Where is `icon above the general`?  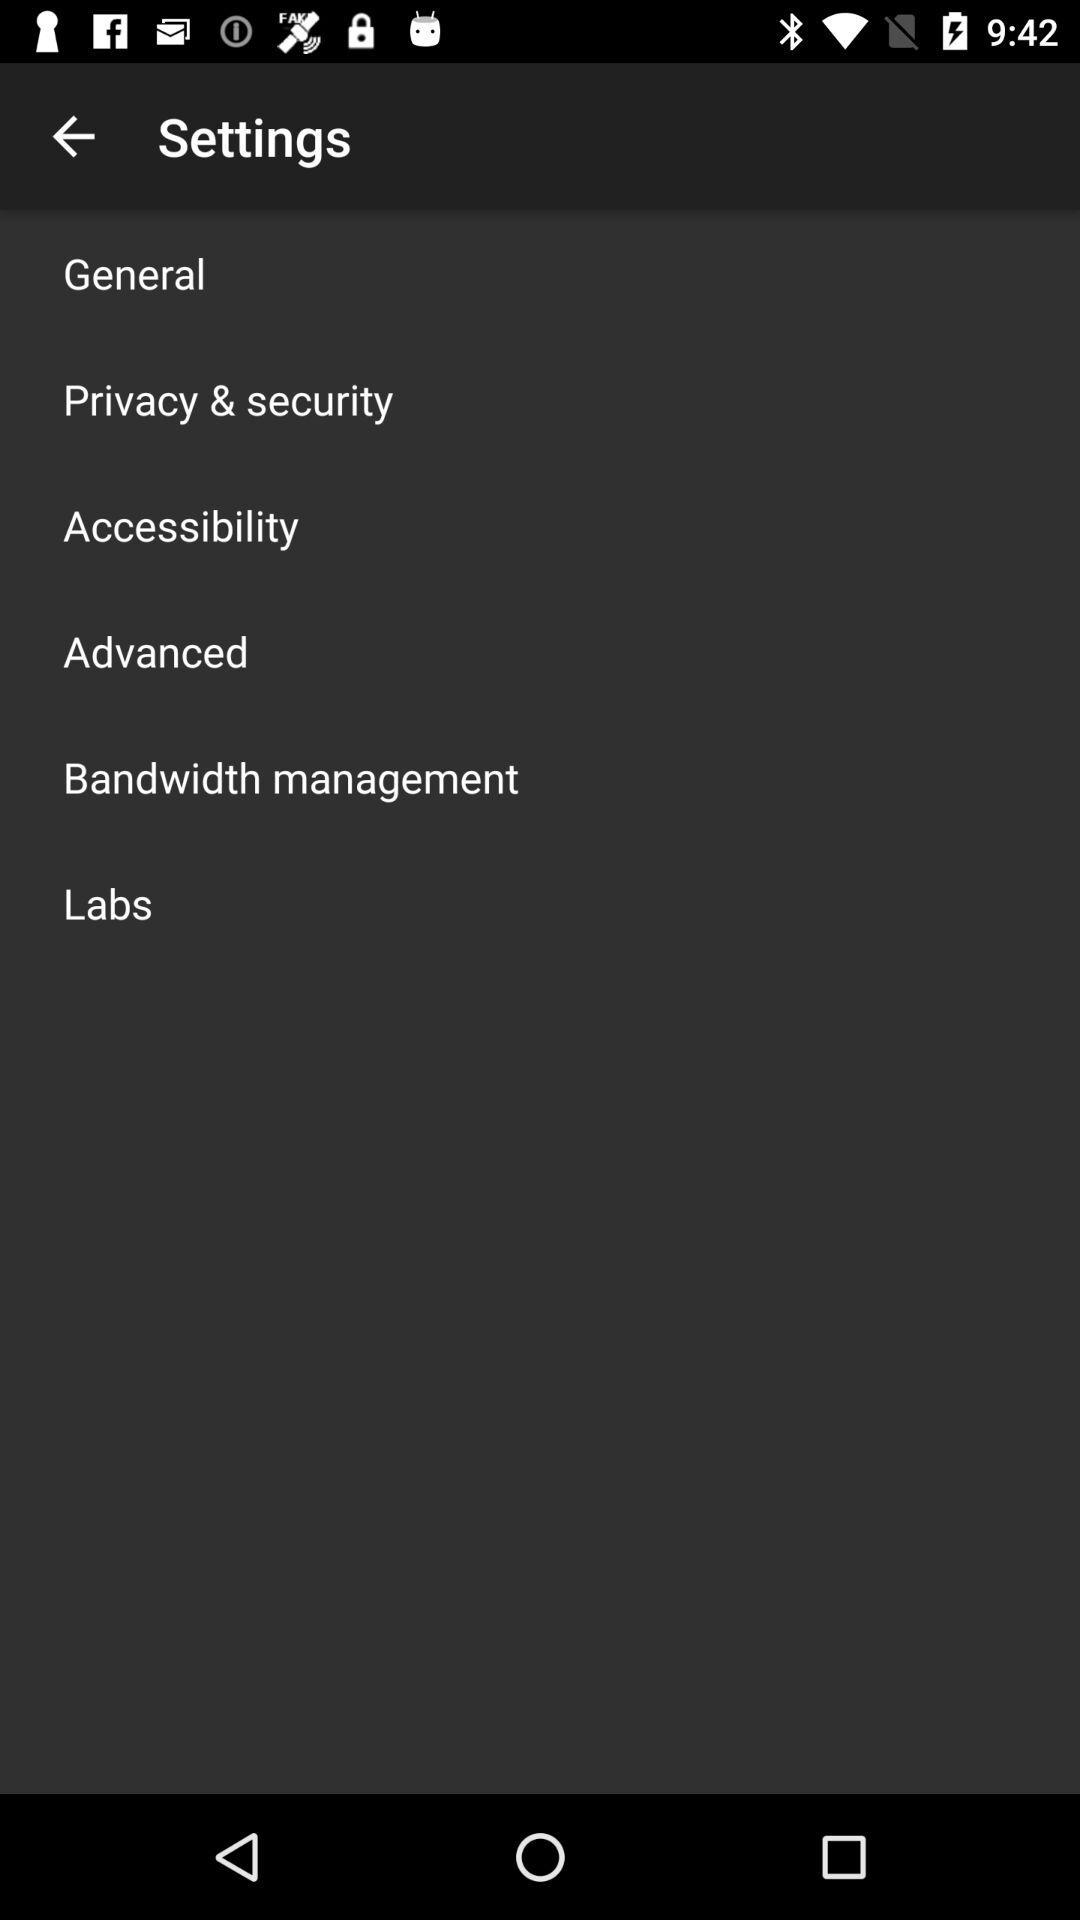 icon above the general is located at coordinates (72, 135).